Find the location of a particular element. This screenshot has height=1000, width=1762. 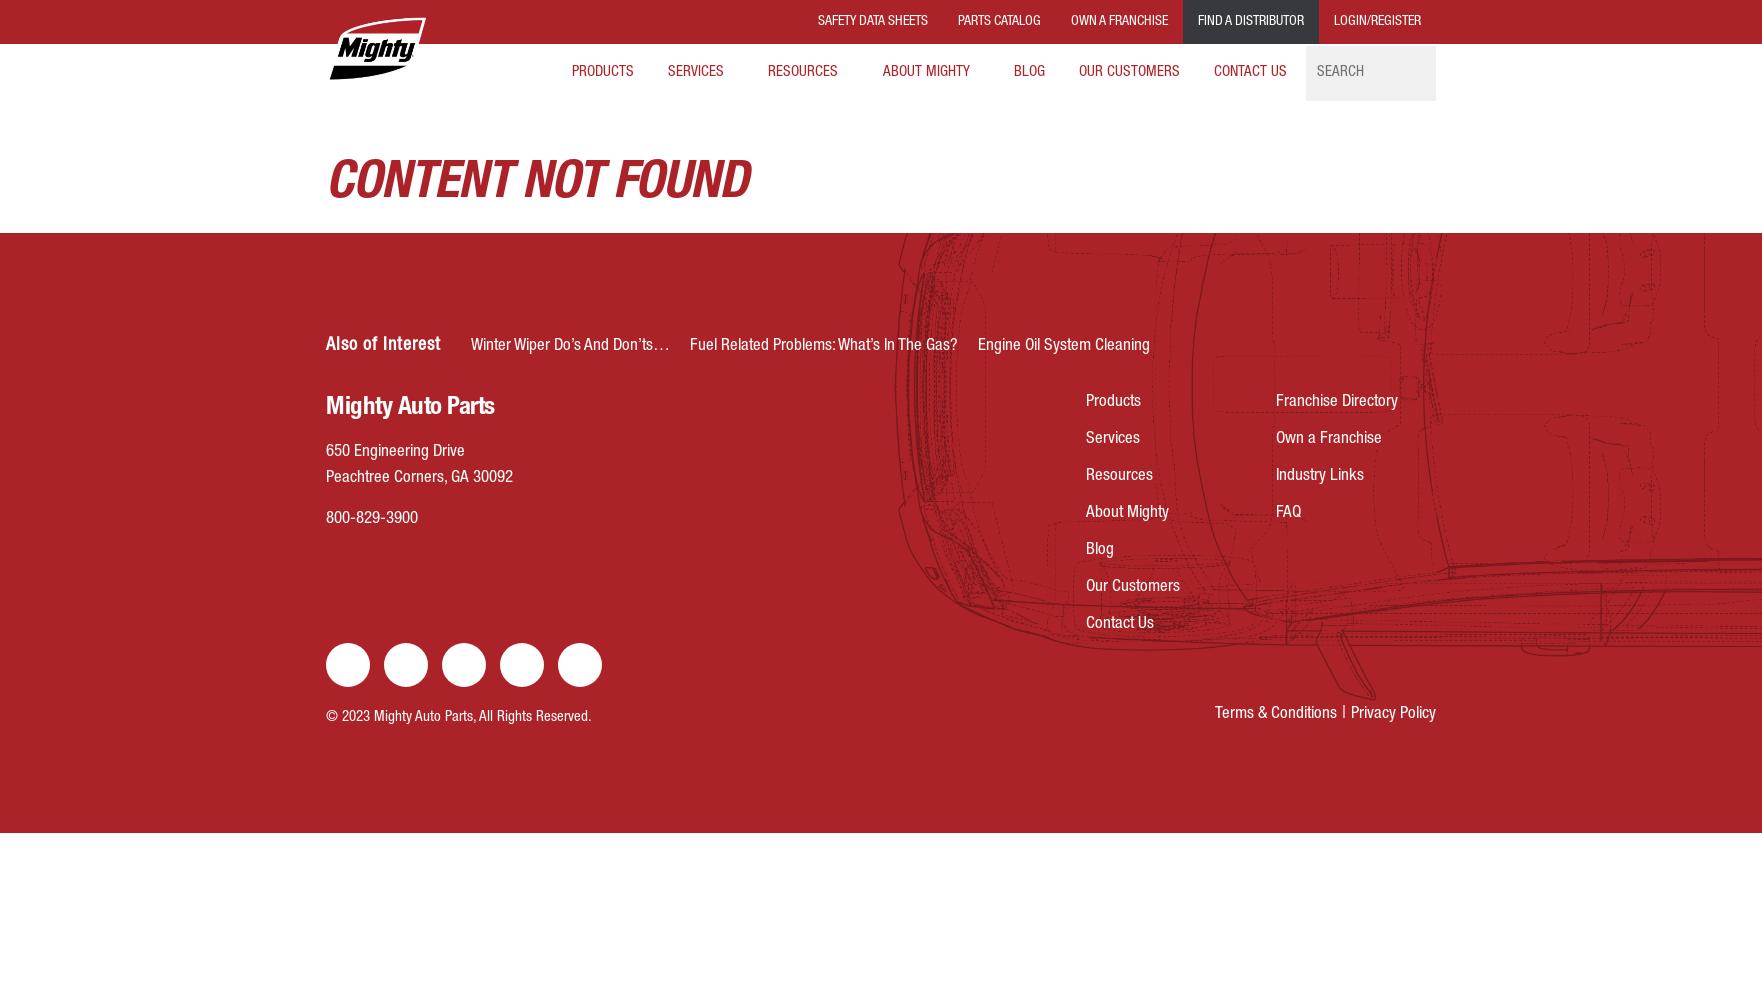

'FAQ' is located at coordinates (1276, 513).